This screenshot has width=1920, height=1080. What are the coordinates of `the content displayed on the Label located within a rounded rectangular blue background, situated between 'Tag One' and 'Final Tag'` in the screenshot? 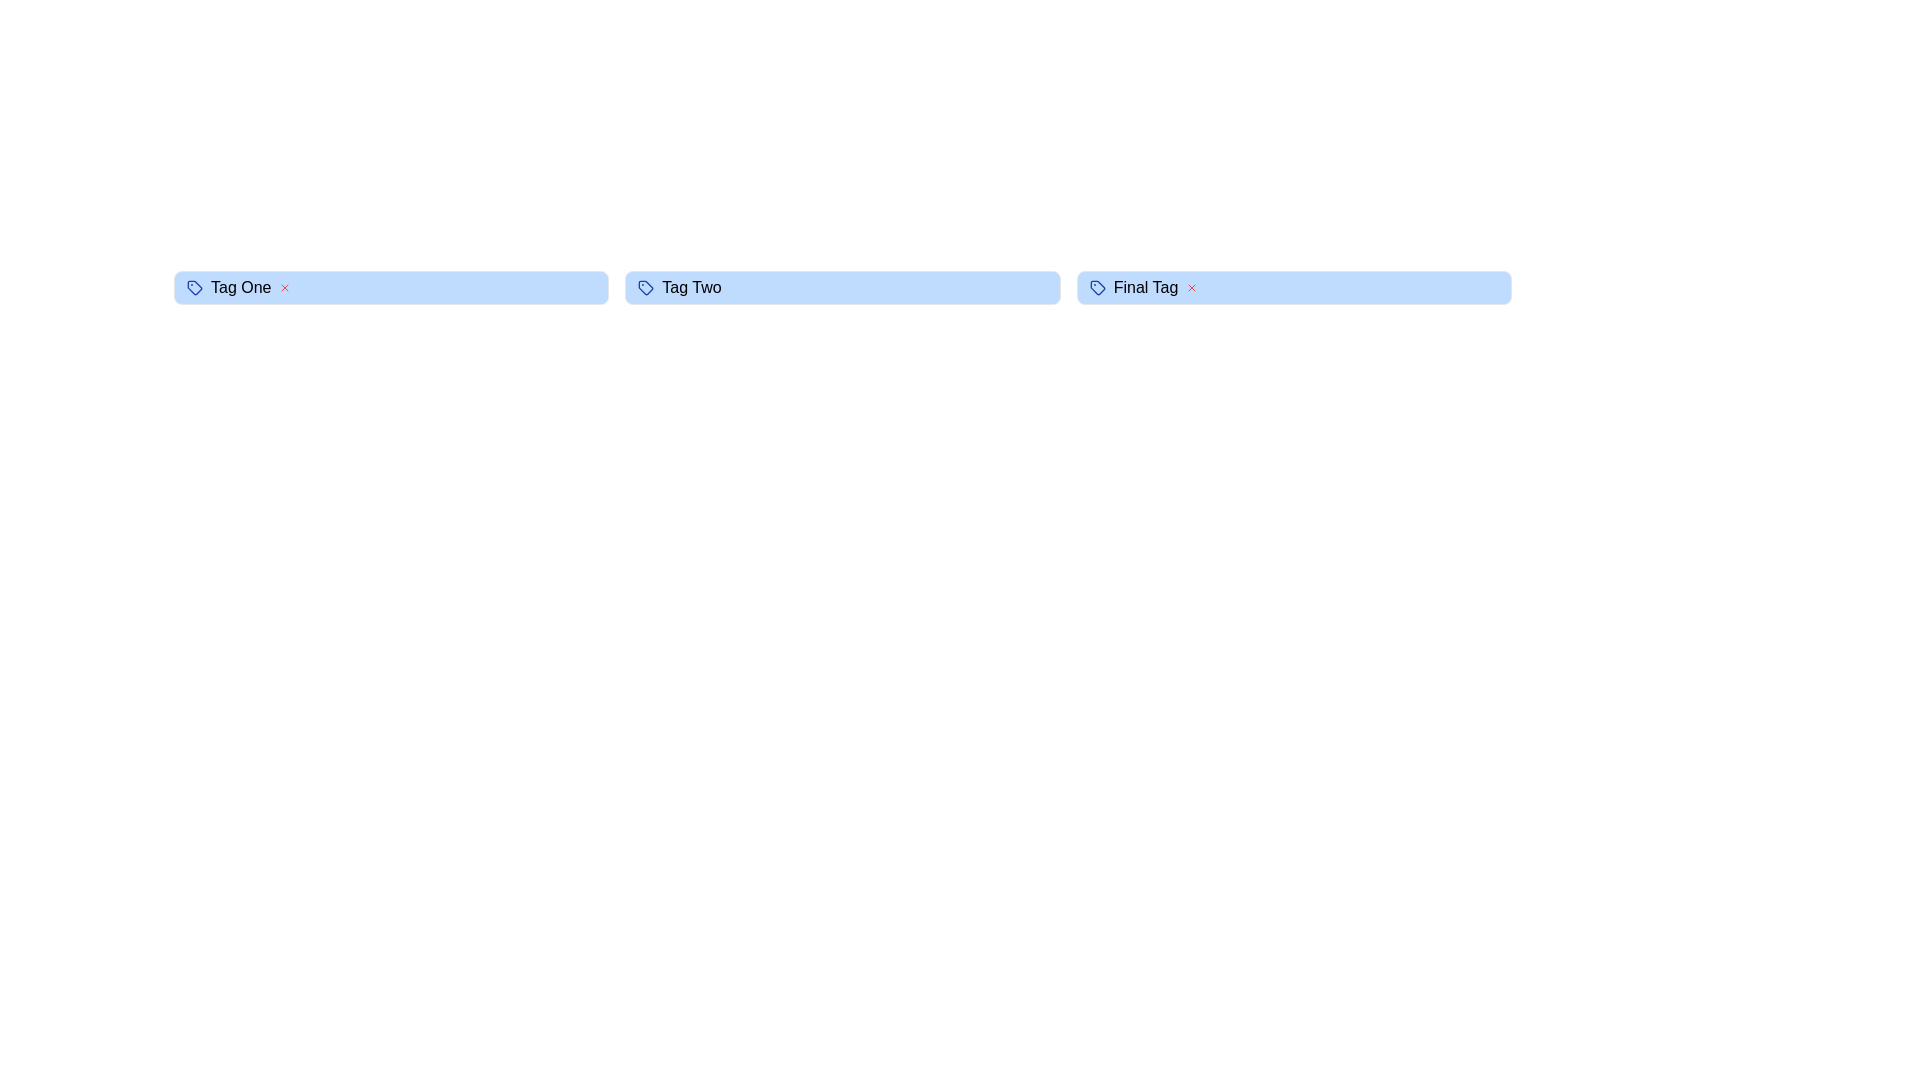 It's located at (691, 288).